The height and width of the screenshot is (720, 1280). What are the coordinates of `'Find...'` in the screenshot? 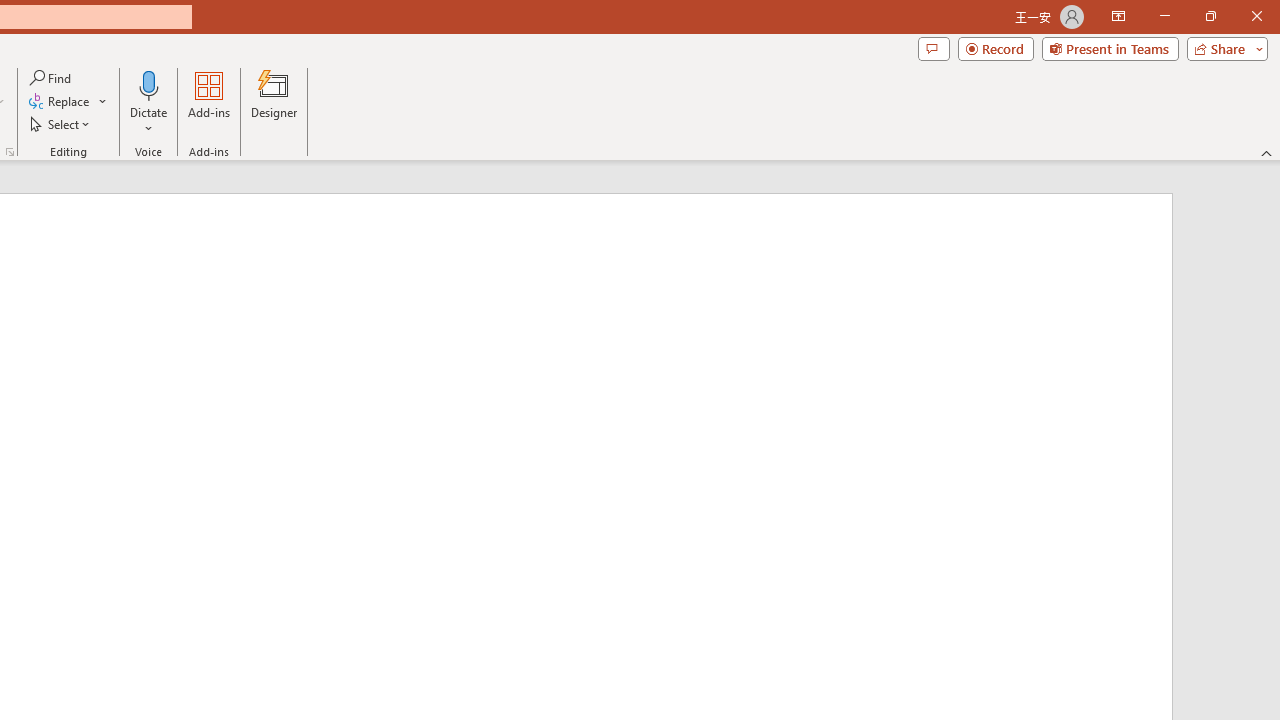 It's located at (51, 77).